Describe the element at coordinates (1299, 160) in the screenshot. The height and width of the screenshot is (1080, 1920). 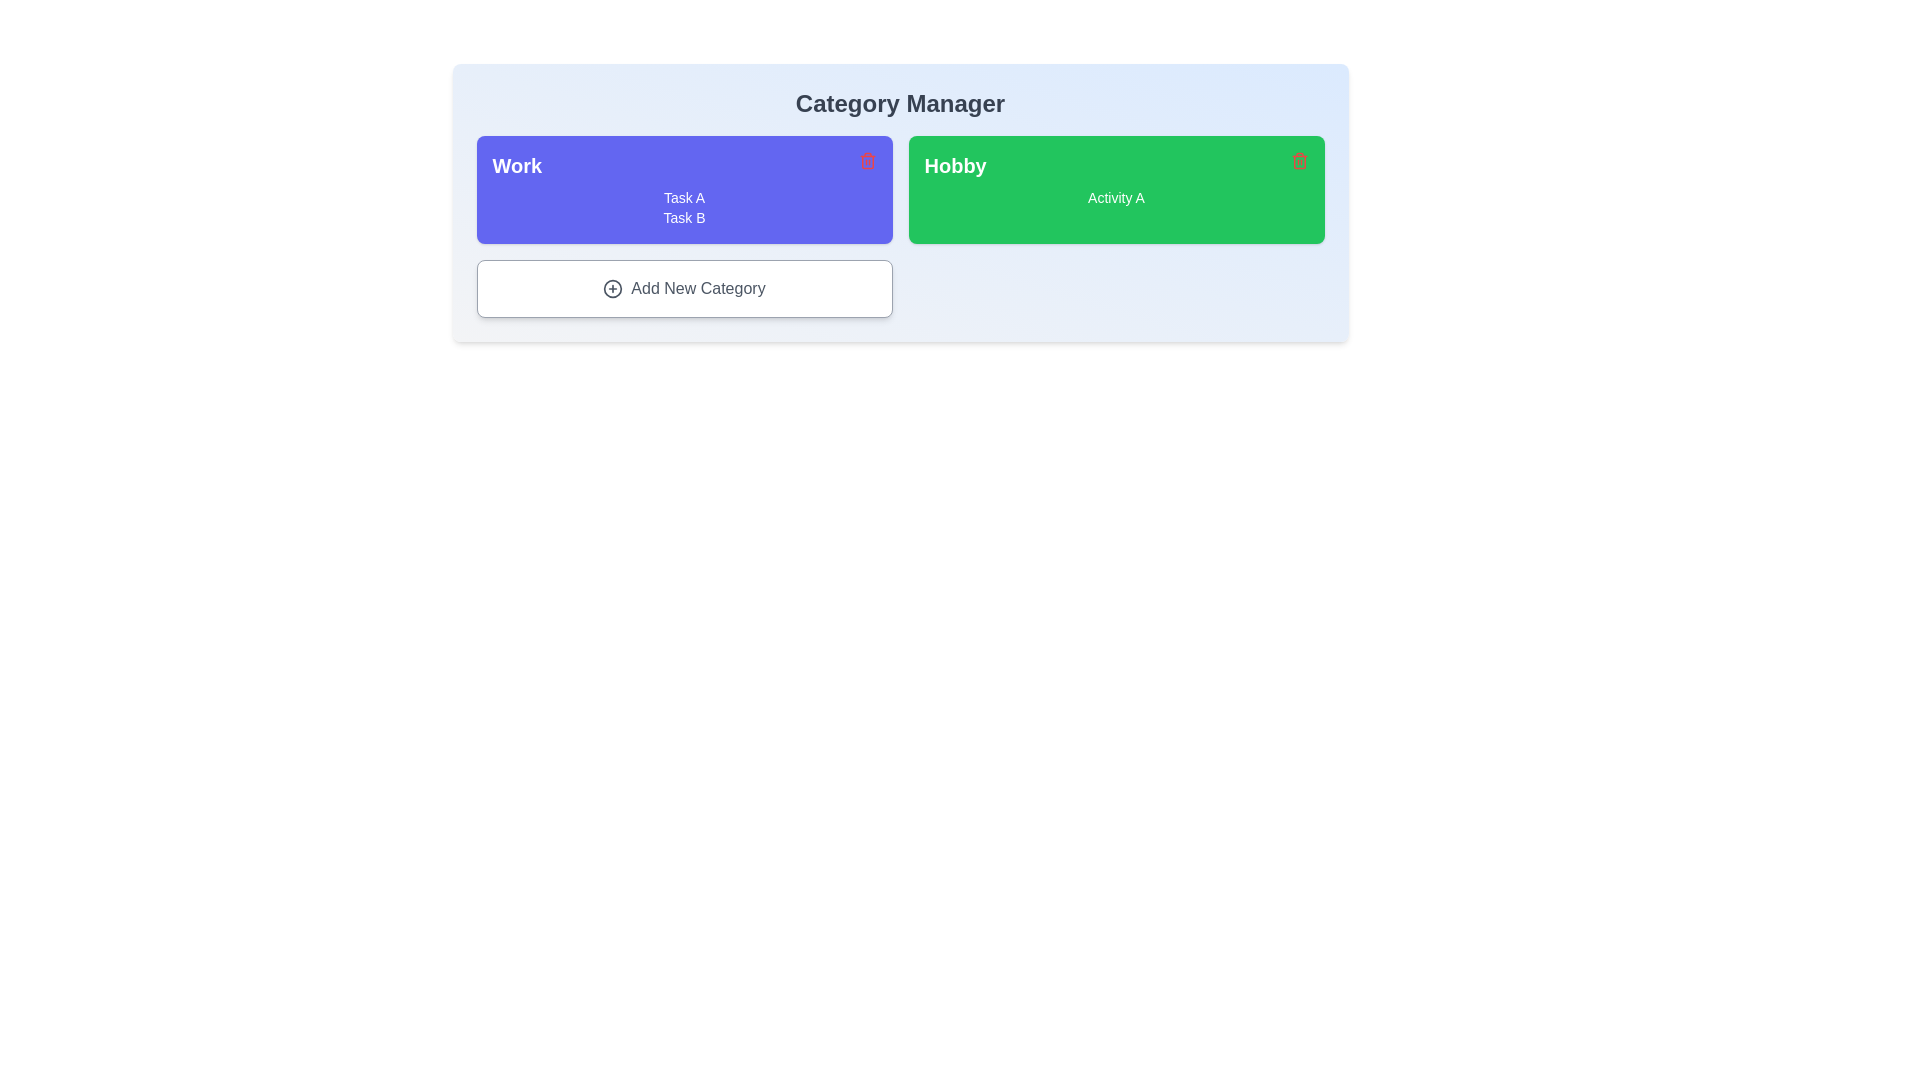
I see `trash icon on the category card titled 'Hobby' to remove it` at that location.